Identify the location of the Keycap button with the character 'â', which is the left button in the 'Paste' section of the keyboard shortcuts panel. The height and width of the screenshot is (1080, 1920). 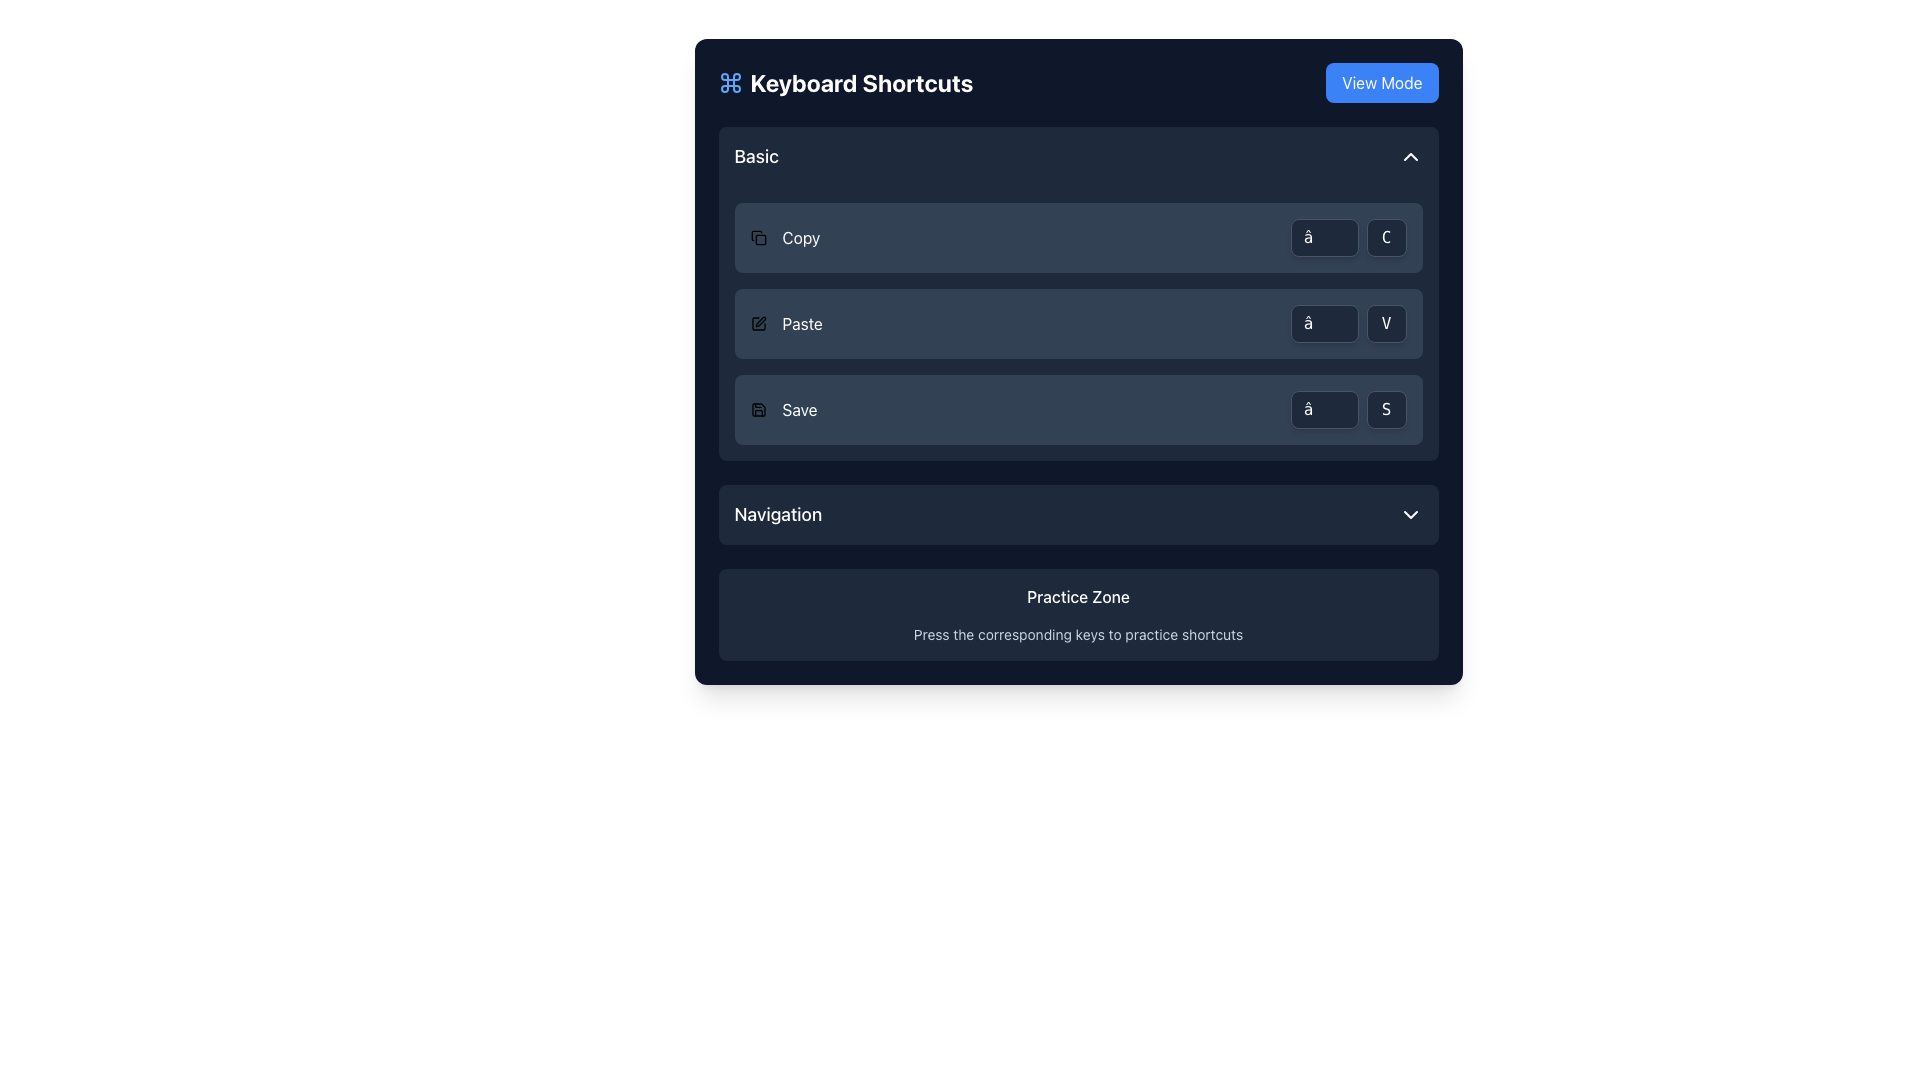
(1324, 323).